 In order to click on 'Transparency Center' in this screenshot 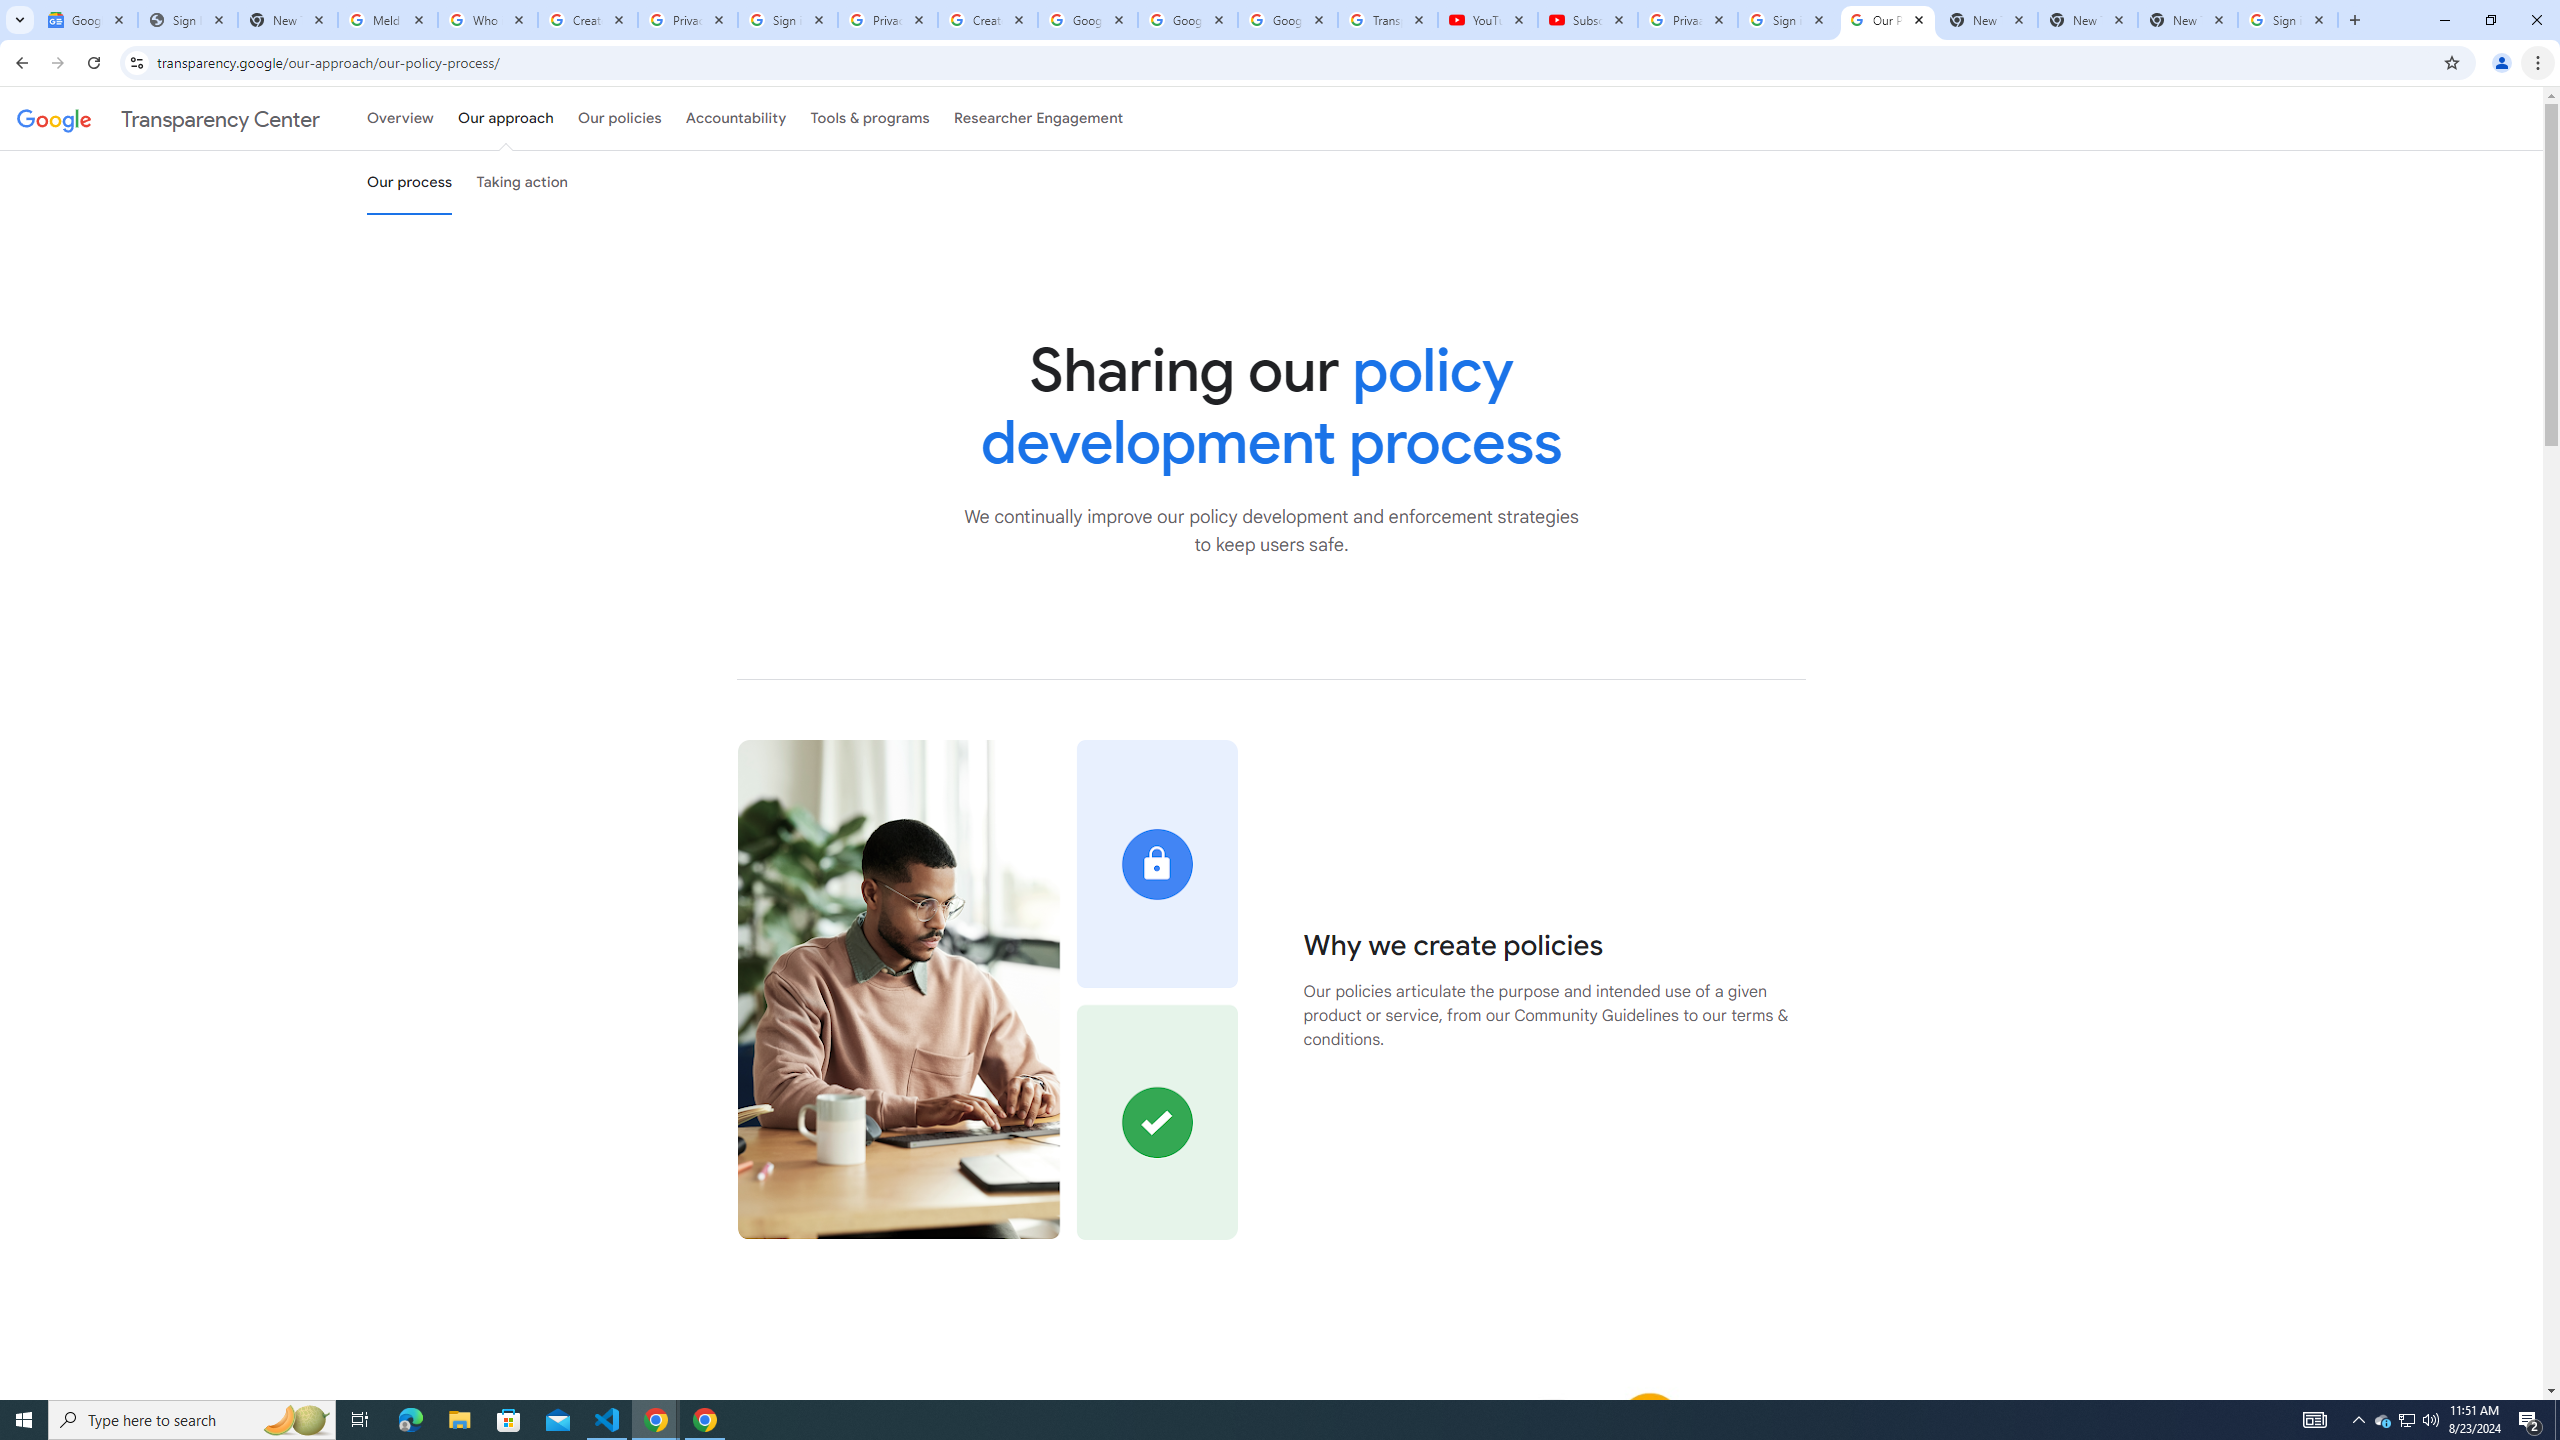, I will do `click(167, 118)`.